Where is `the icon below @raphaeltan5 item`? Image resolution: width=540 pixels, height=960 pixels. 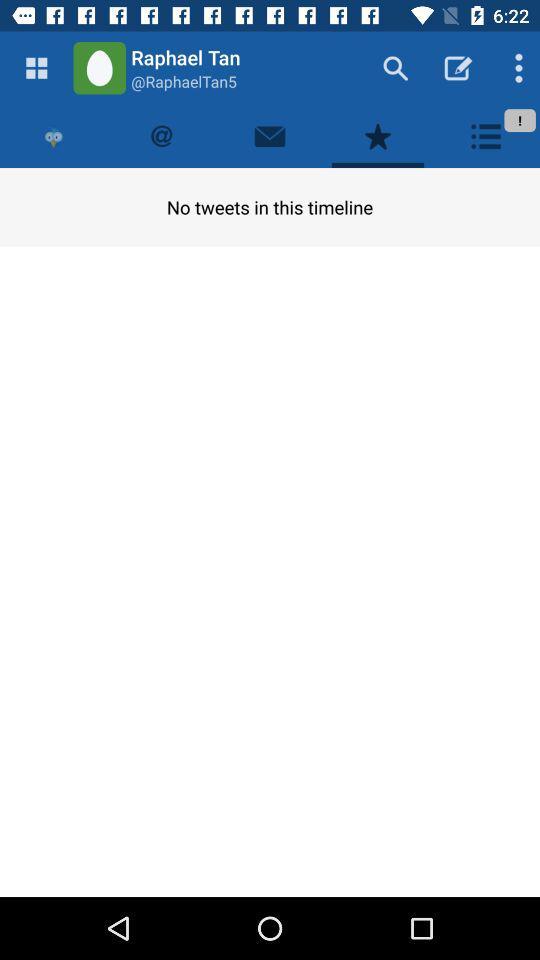 the icon below @raphaeltan5 item is located at coordinates (270, 135).